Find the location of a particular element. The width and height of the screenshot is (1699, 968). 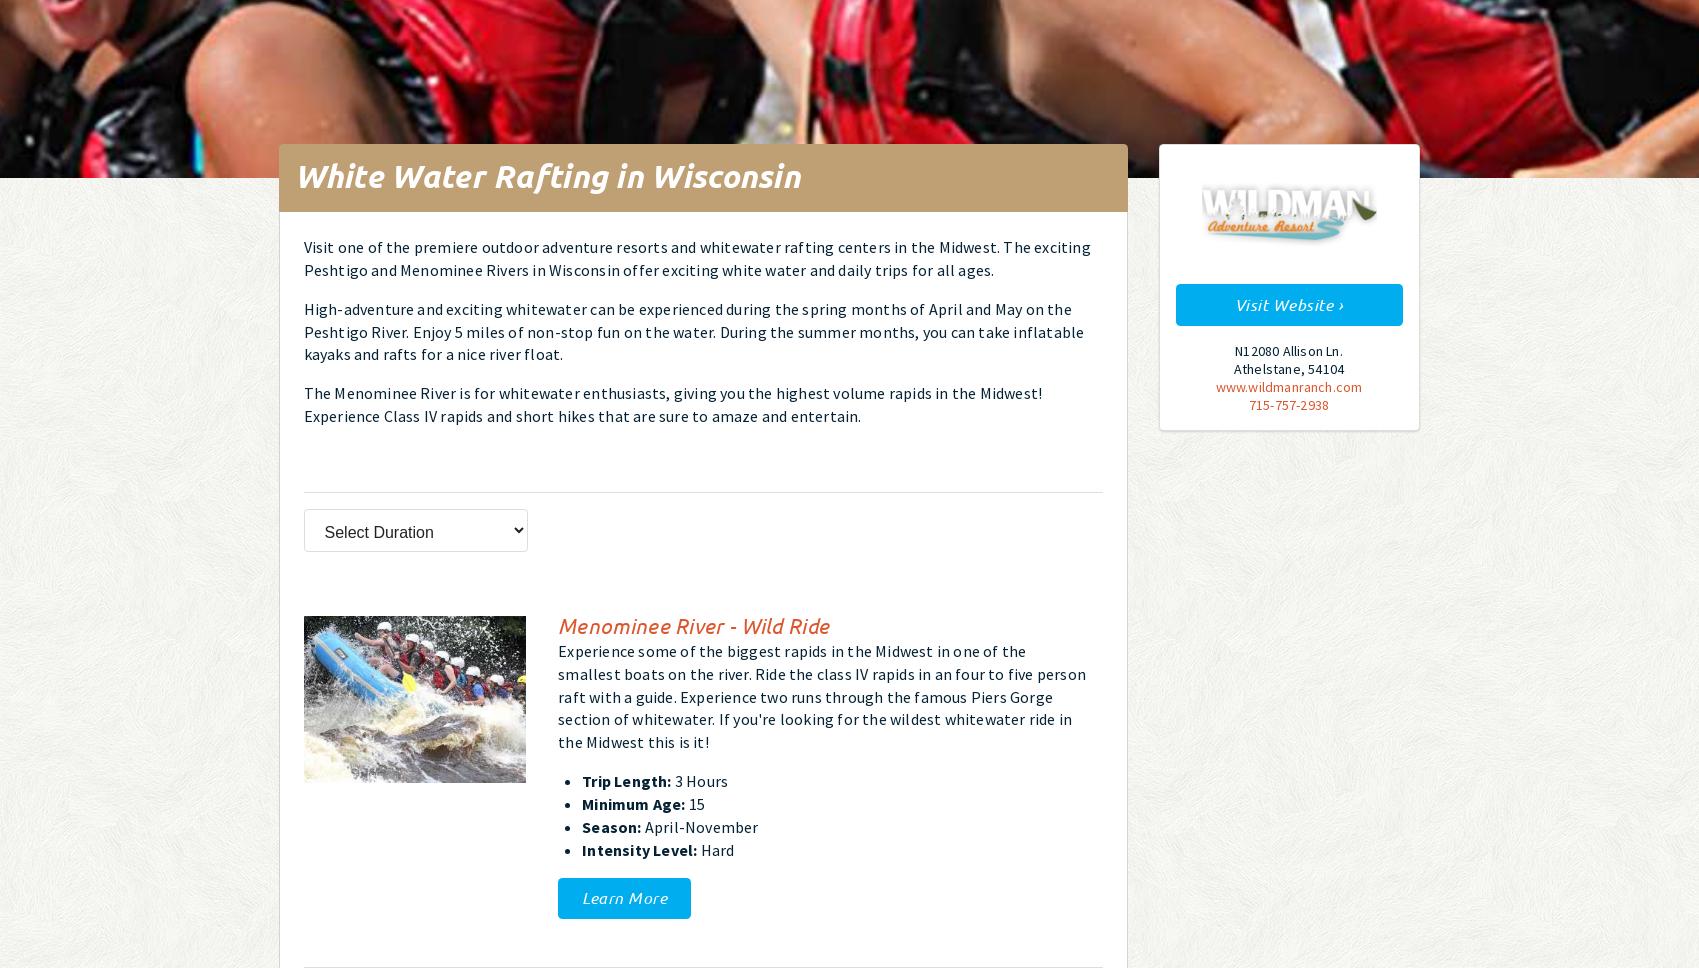

'3 Hours' is located at coordinates (698, 779).